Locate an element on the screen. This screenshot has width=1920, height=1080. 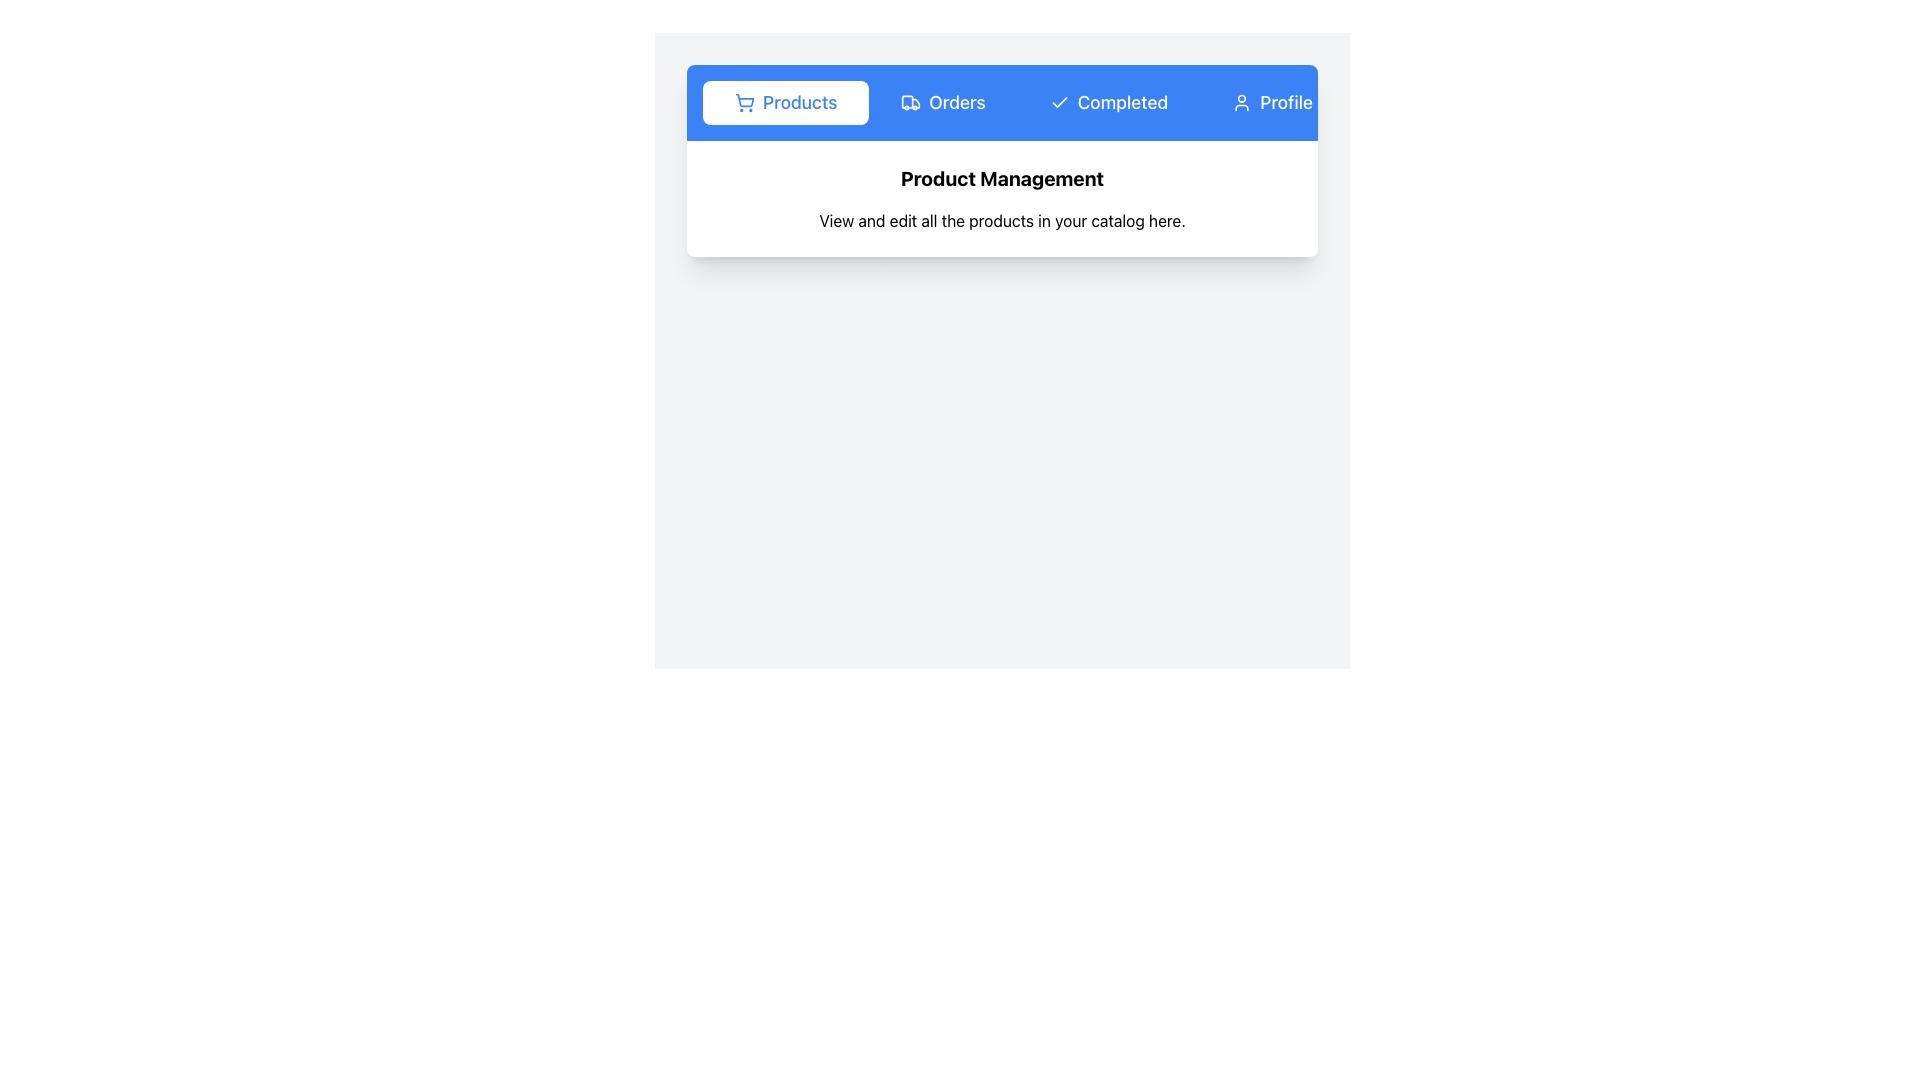
the second button in the navigation bar is located at coordinates (942, 103).